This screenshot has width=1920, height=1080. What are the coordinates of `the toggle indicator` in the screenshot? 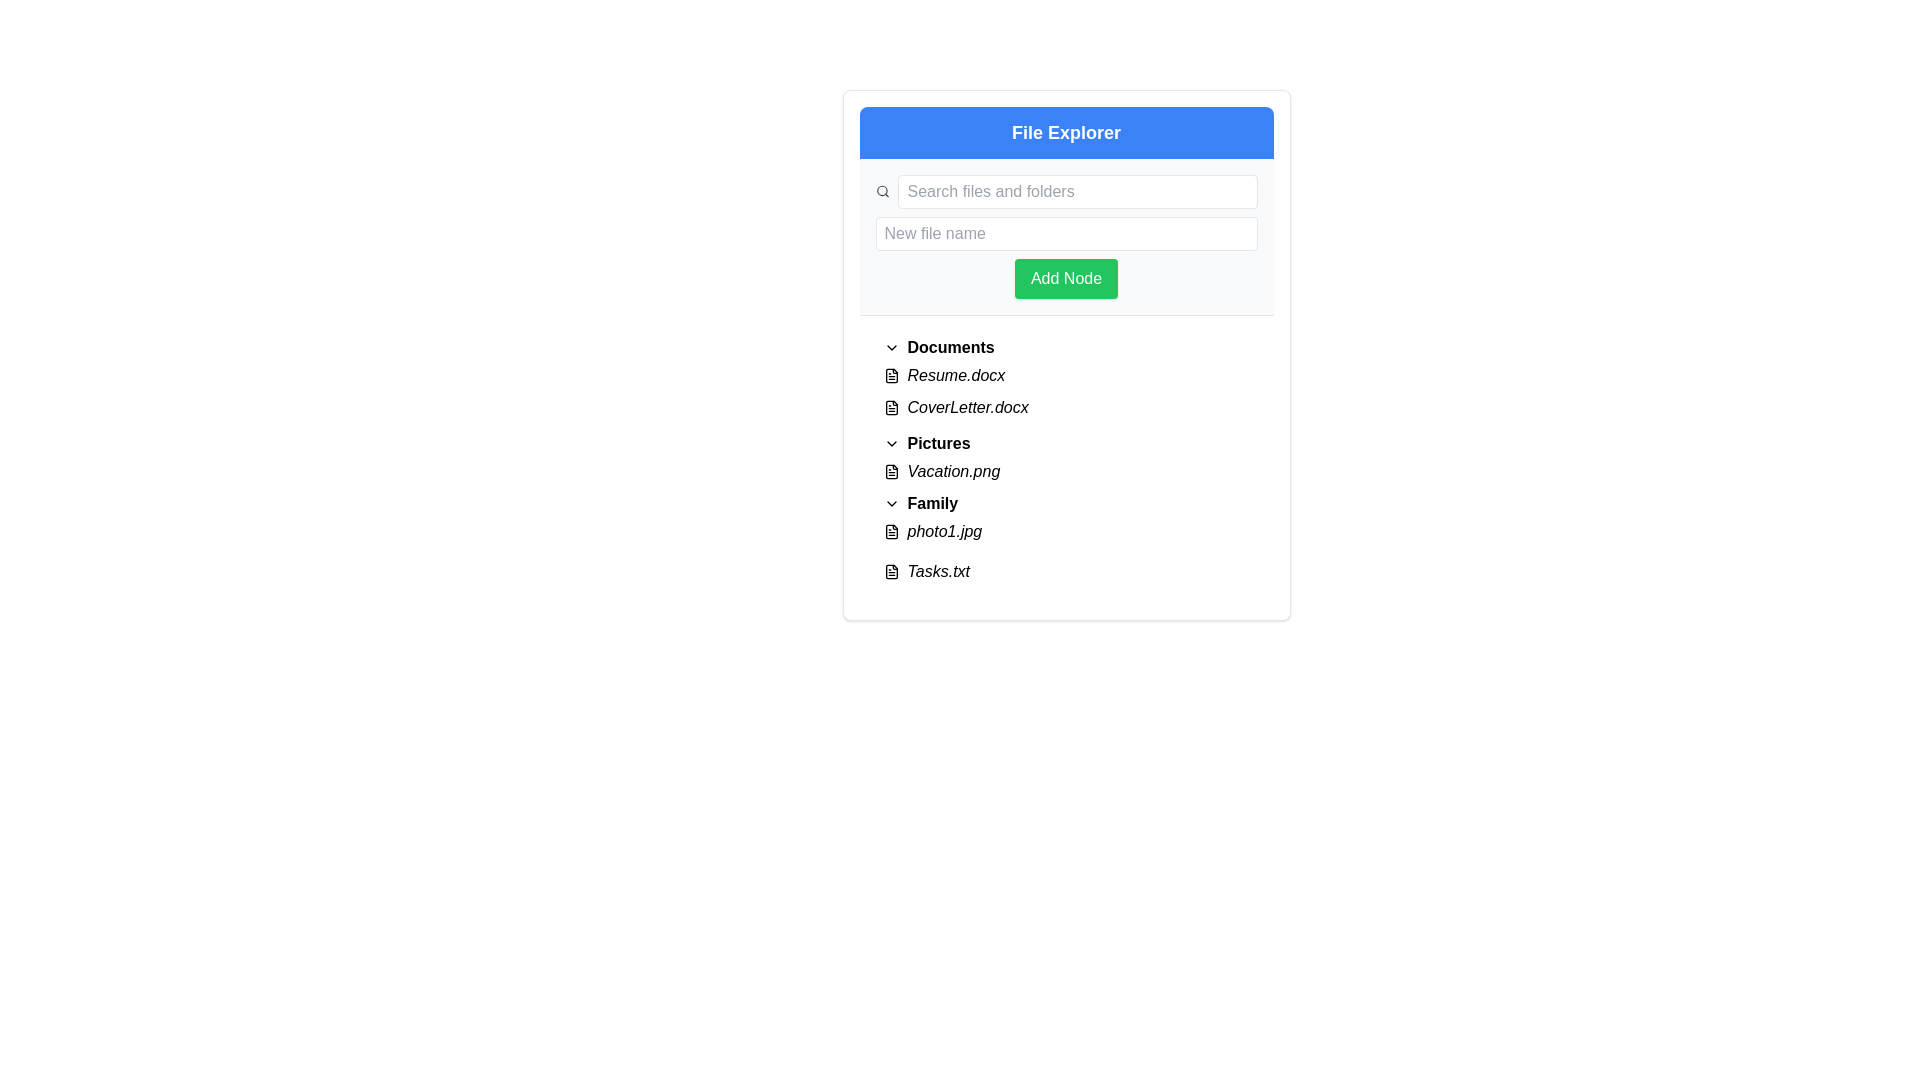 It's located at (890, 346).